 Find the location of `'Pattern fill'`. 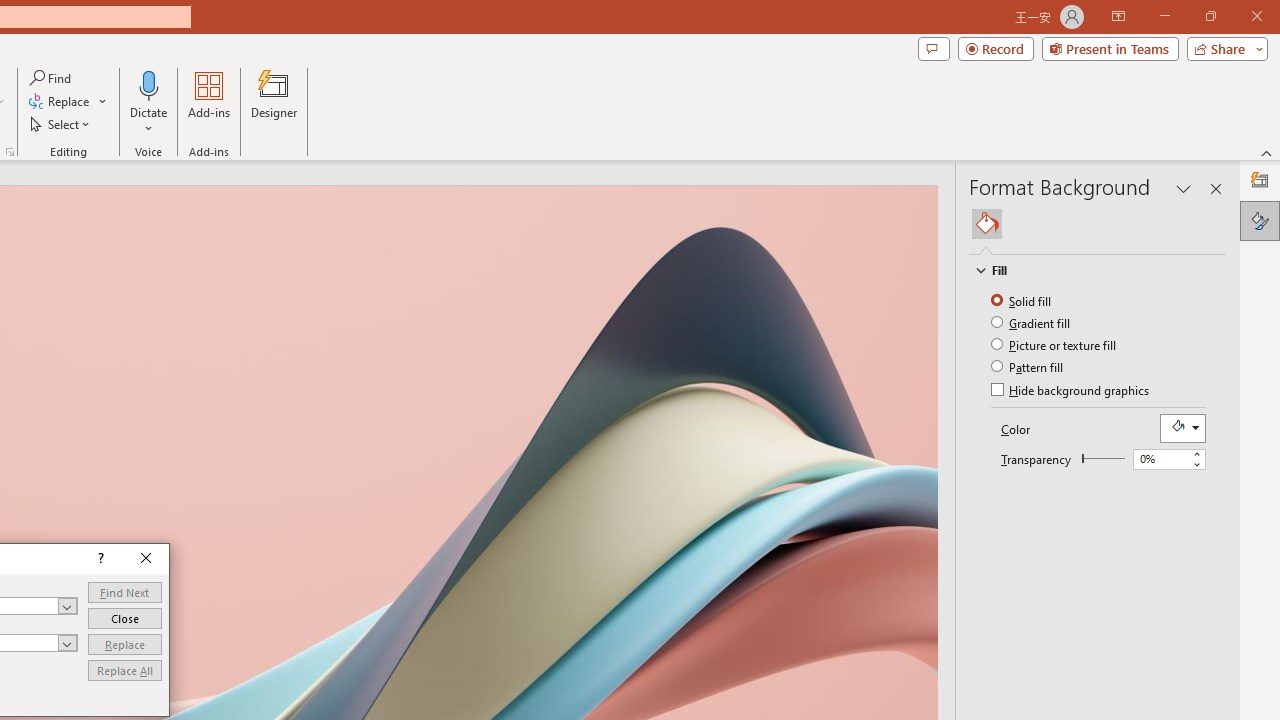

'Pattern fill' is located at coordinates (1029, 366).